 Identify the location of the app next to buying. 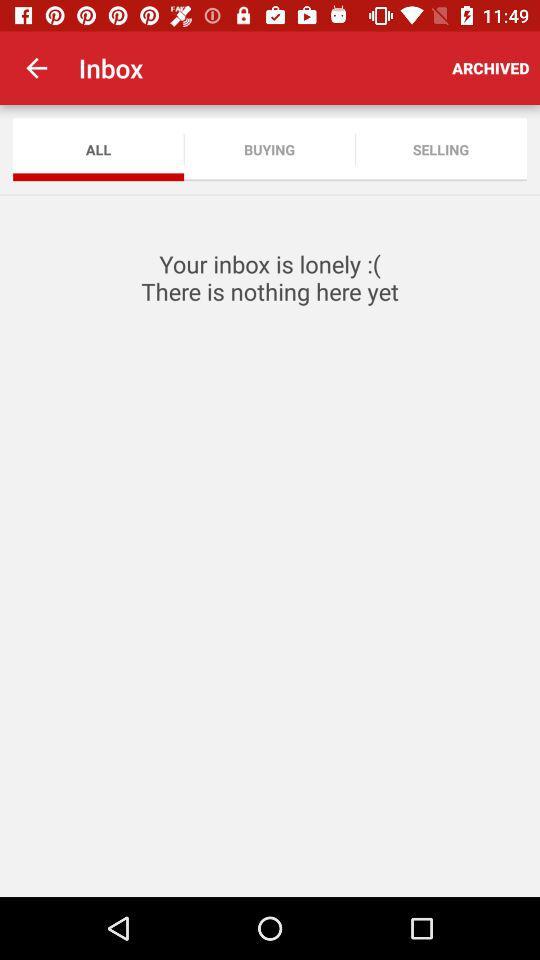
(97, 148).